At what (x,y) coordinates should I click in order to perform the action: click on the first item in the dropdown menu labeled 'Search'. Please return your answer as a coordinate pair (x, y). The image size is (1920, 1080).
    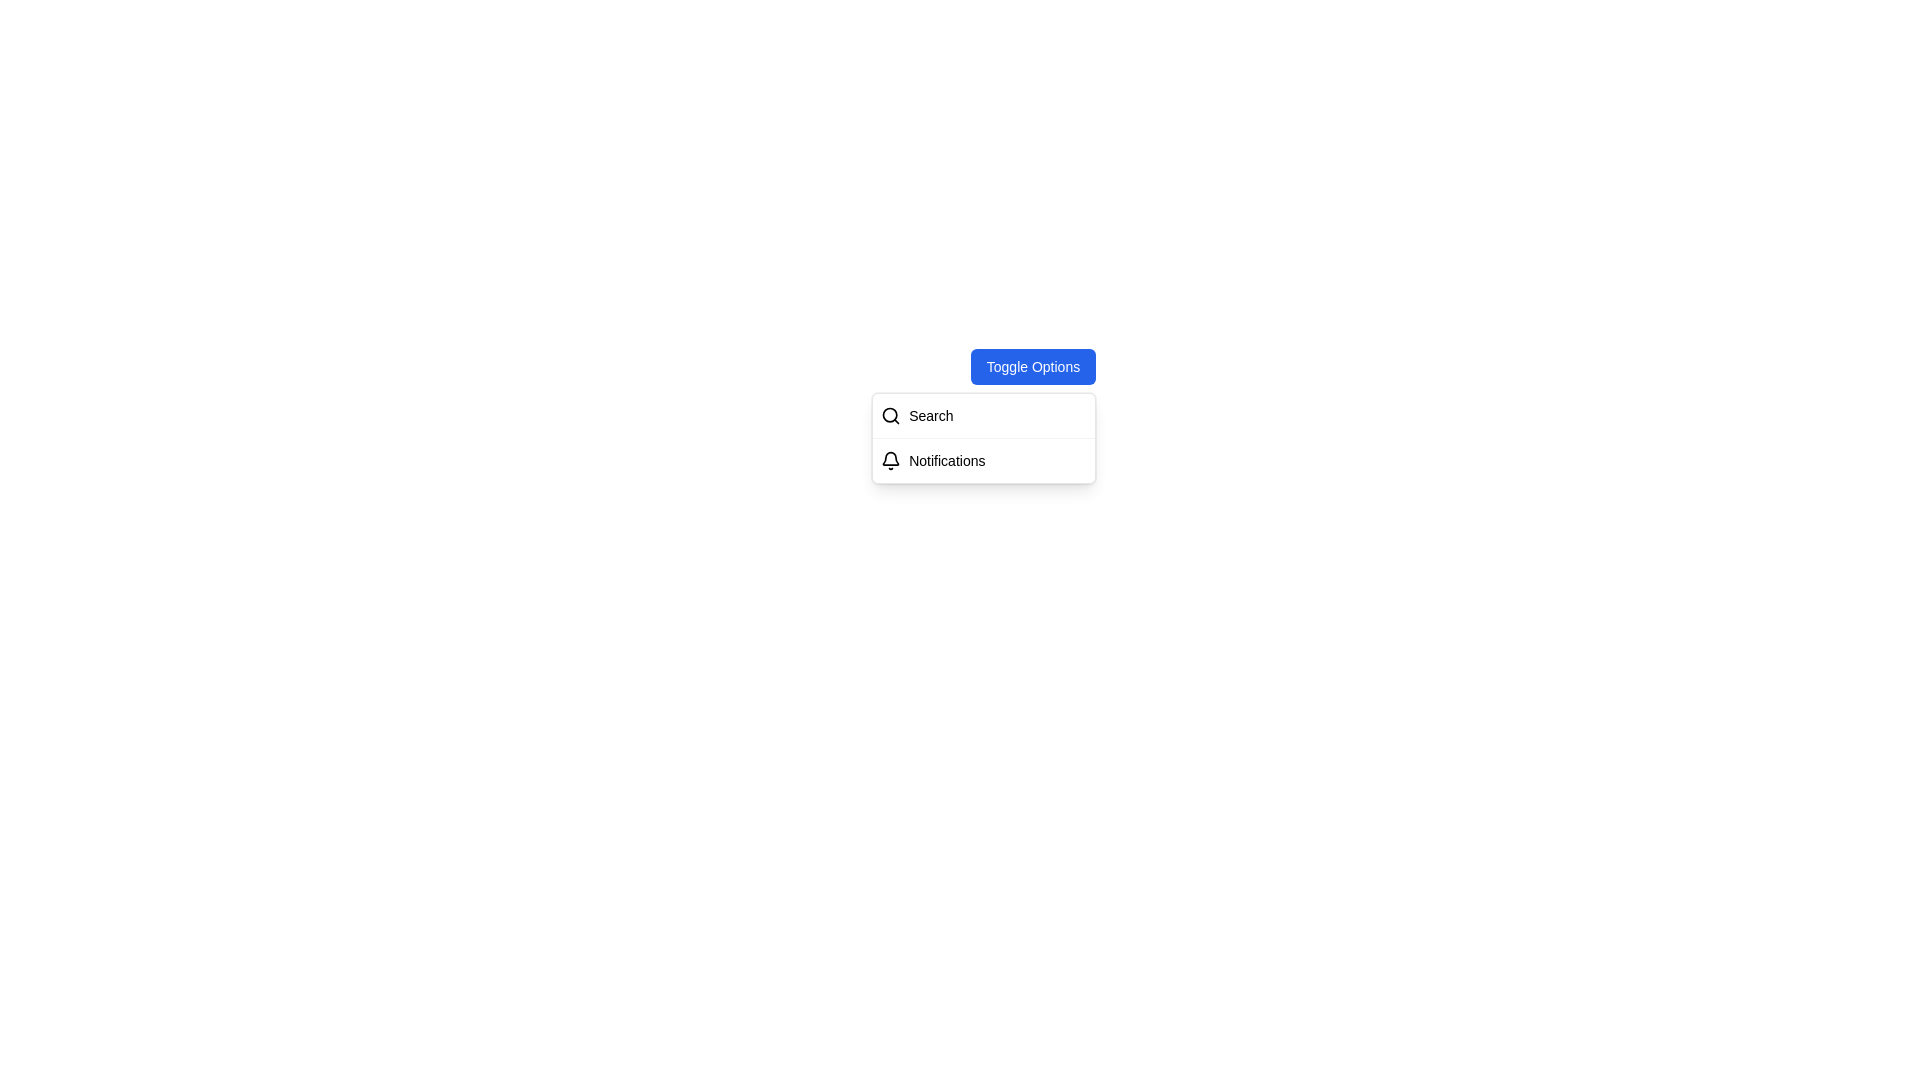
    Looking at the image, I should click on (984, 415).